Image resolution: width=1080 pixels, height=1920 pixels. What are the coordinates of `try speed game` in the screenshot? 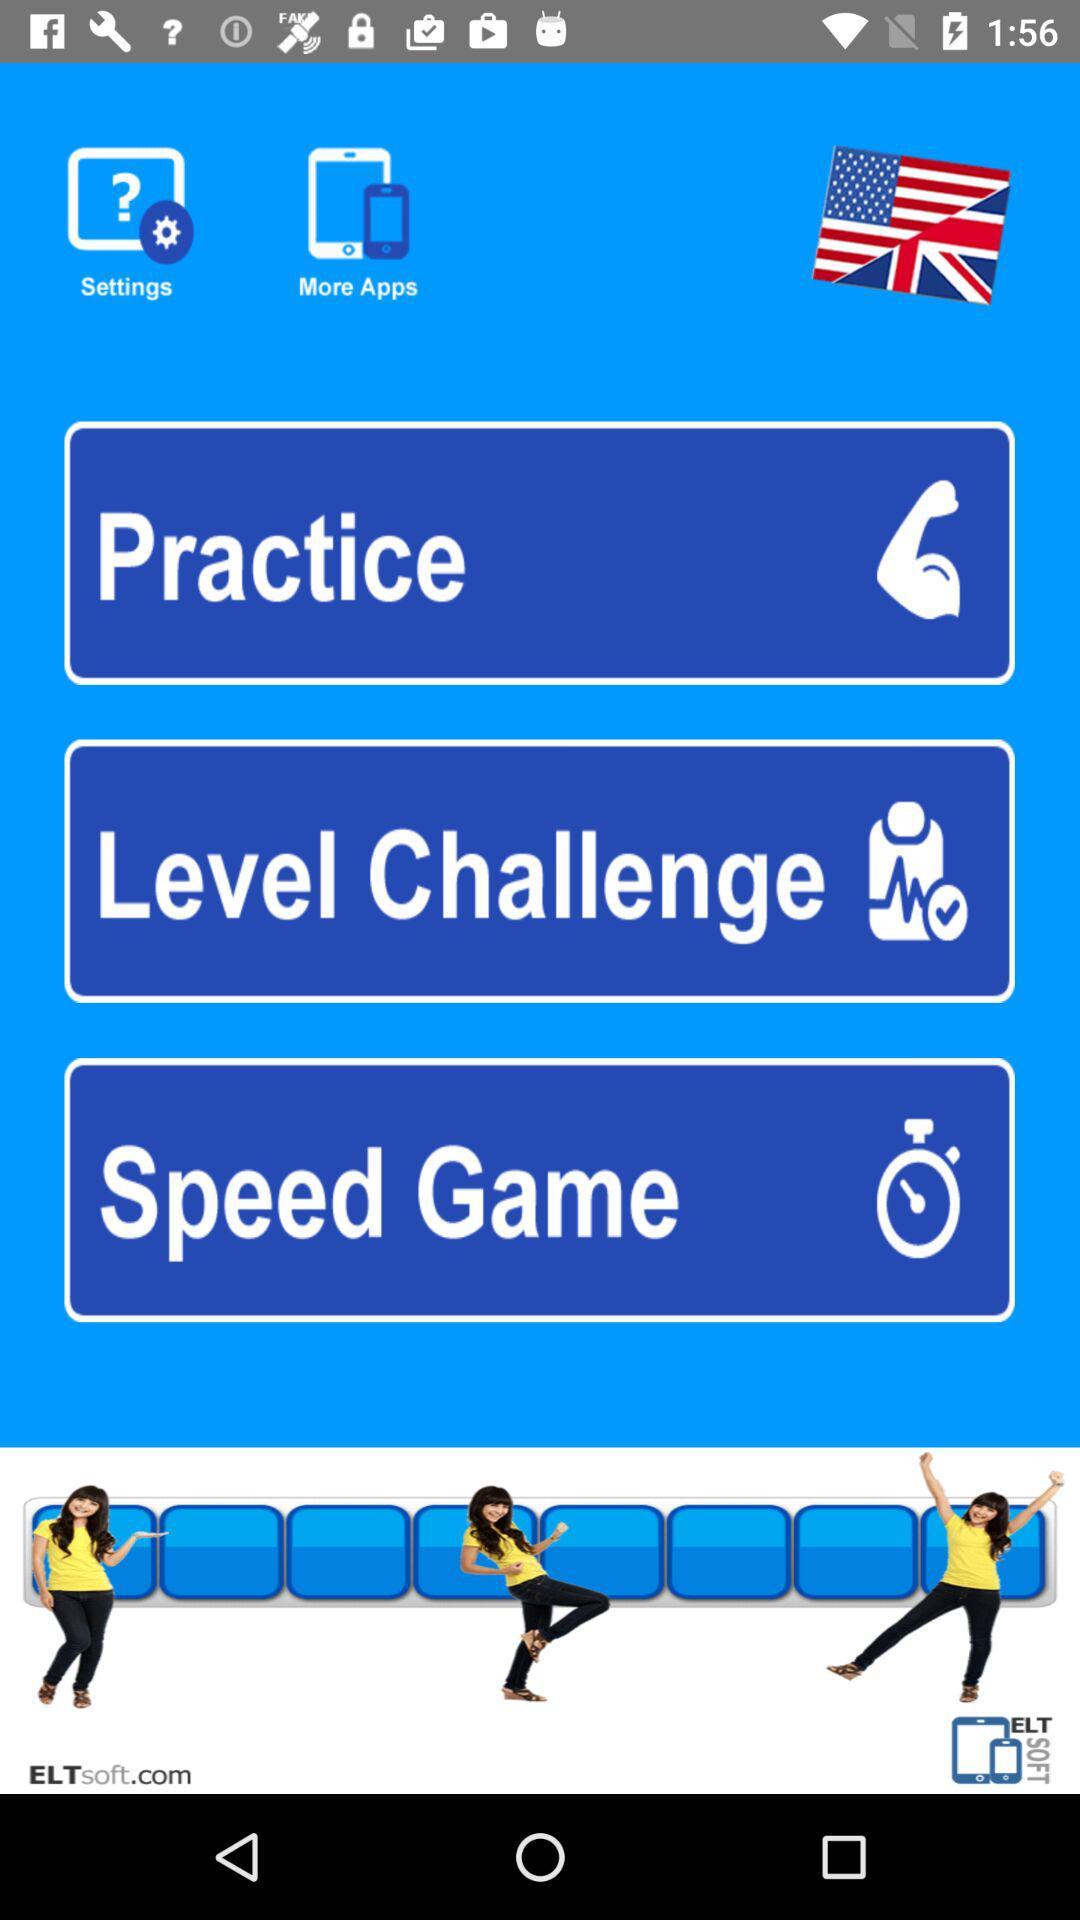 It's located at (538, 1190).